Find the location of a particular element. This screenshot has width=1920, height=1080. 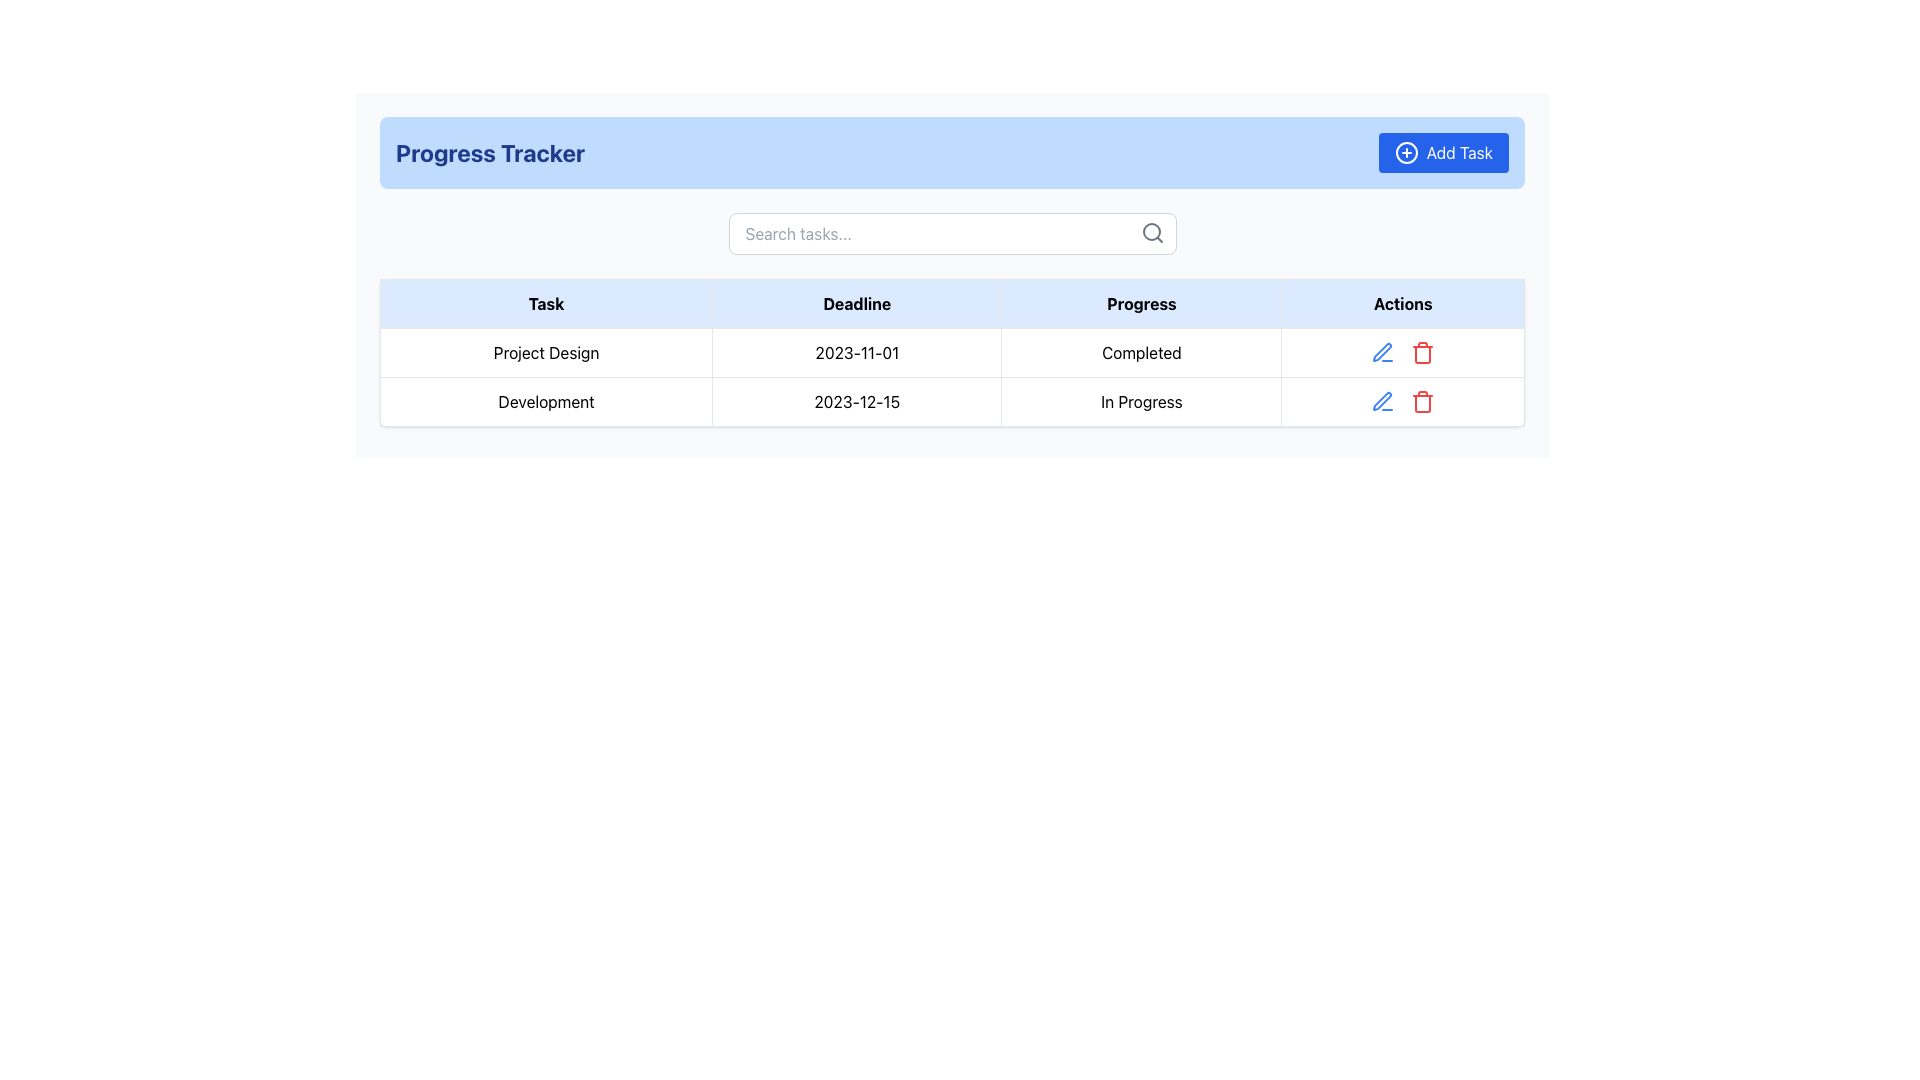

the edit icon button located in the second row of the 'Actions' column under the 'Progress Tracker' header is located at coordinates (1381, 352).